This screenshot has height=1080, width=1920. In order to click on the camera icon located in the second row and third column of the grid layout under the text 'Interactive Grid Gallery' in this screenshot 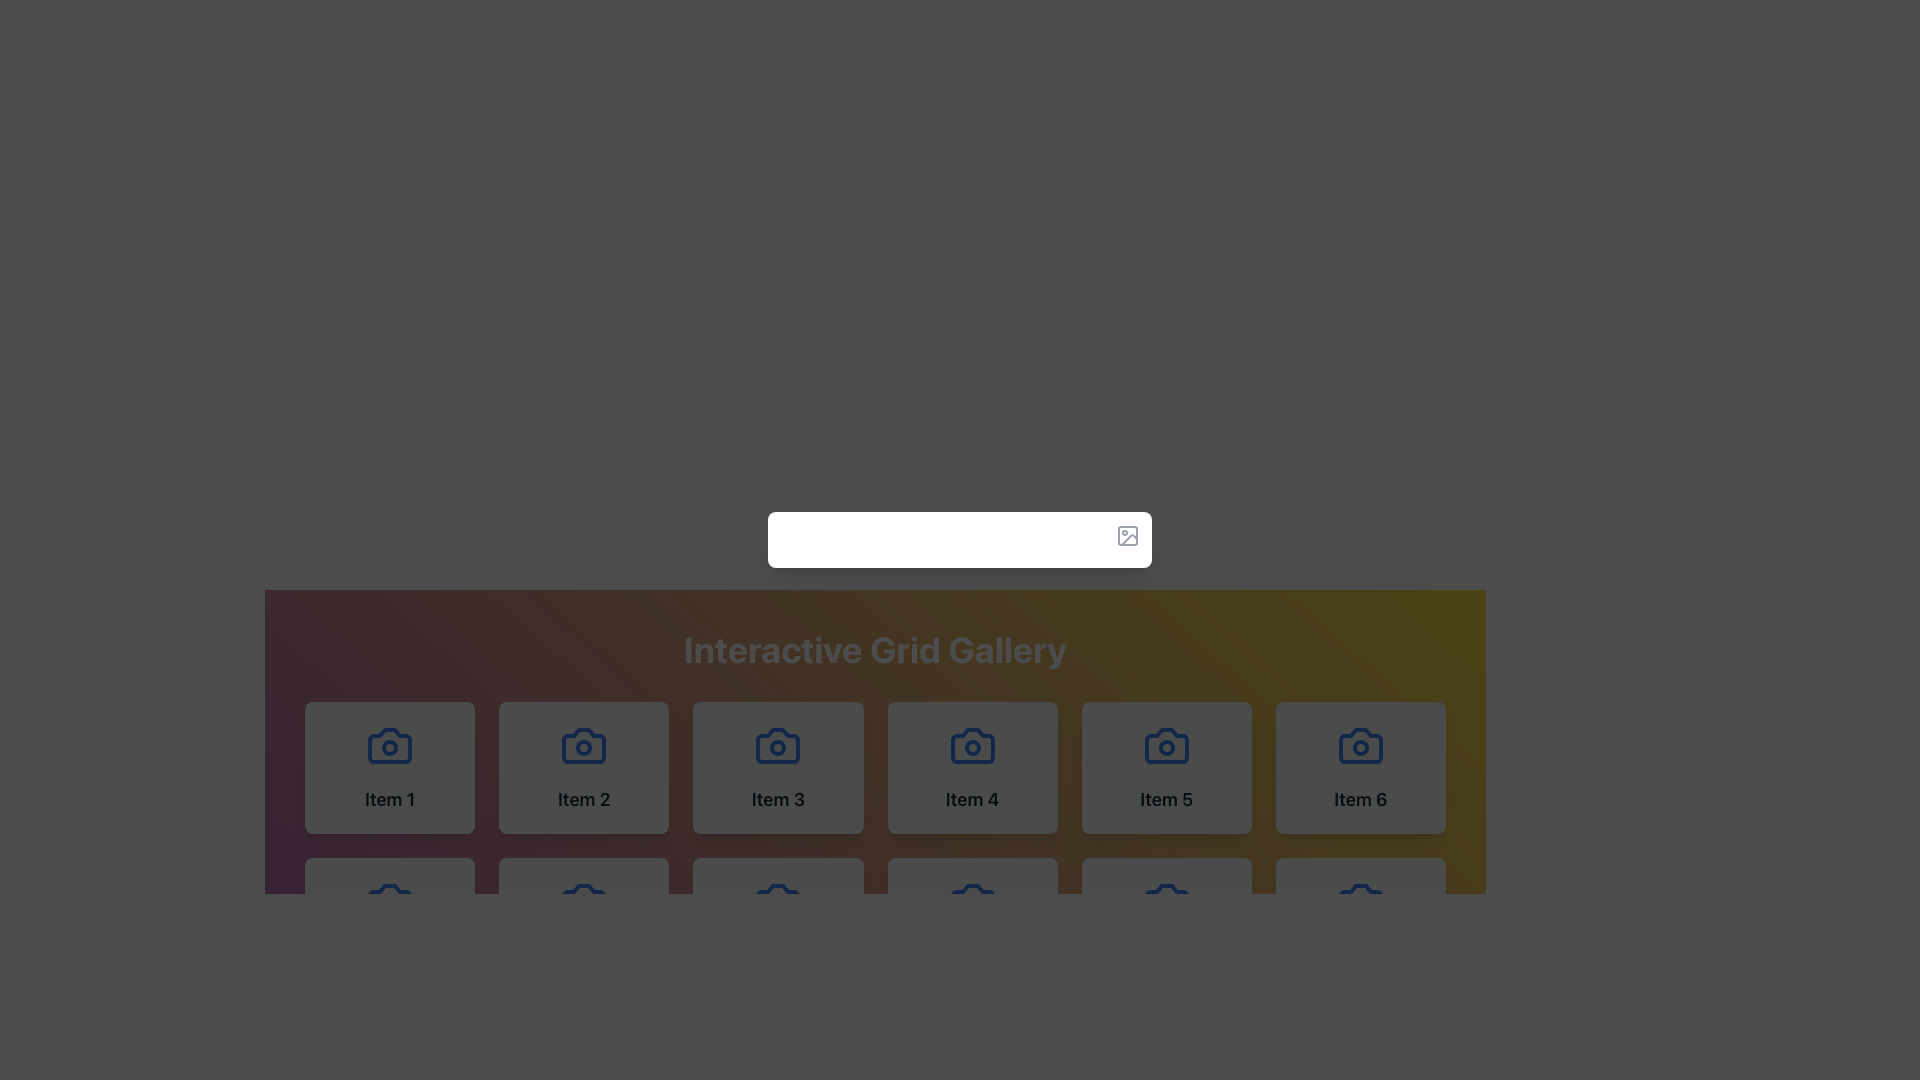, I will do `click(1360, 745)`.